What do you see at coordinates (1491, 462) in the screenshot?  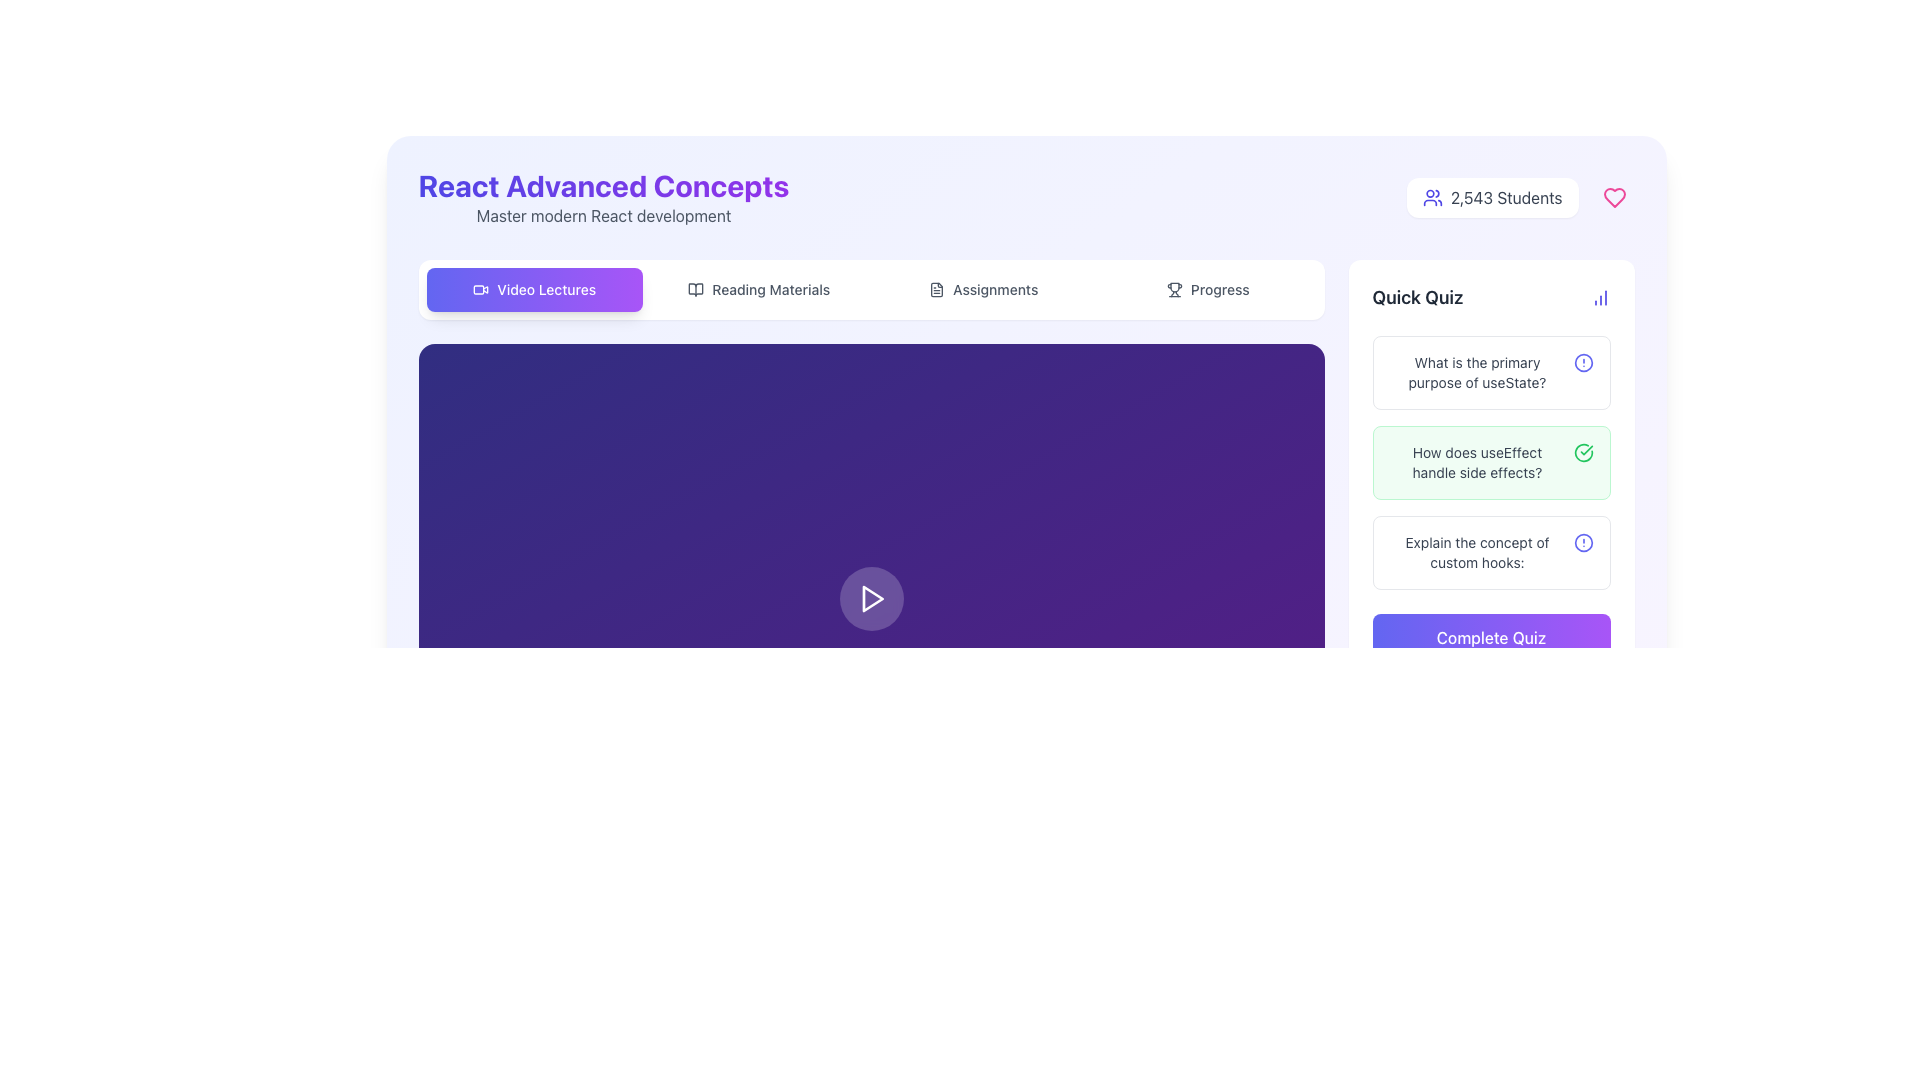 I see `the selectable text item that reads 'How does useEffect handle side effects?'` at bounding box center [1491, 462].